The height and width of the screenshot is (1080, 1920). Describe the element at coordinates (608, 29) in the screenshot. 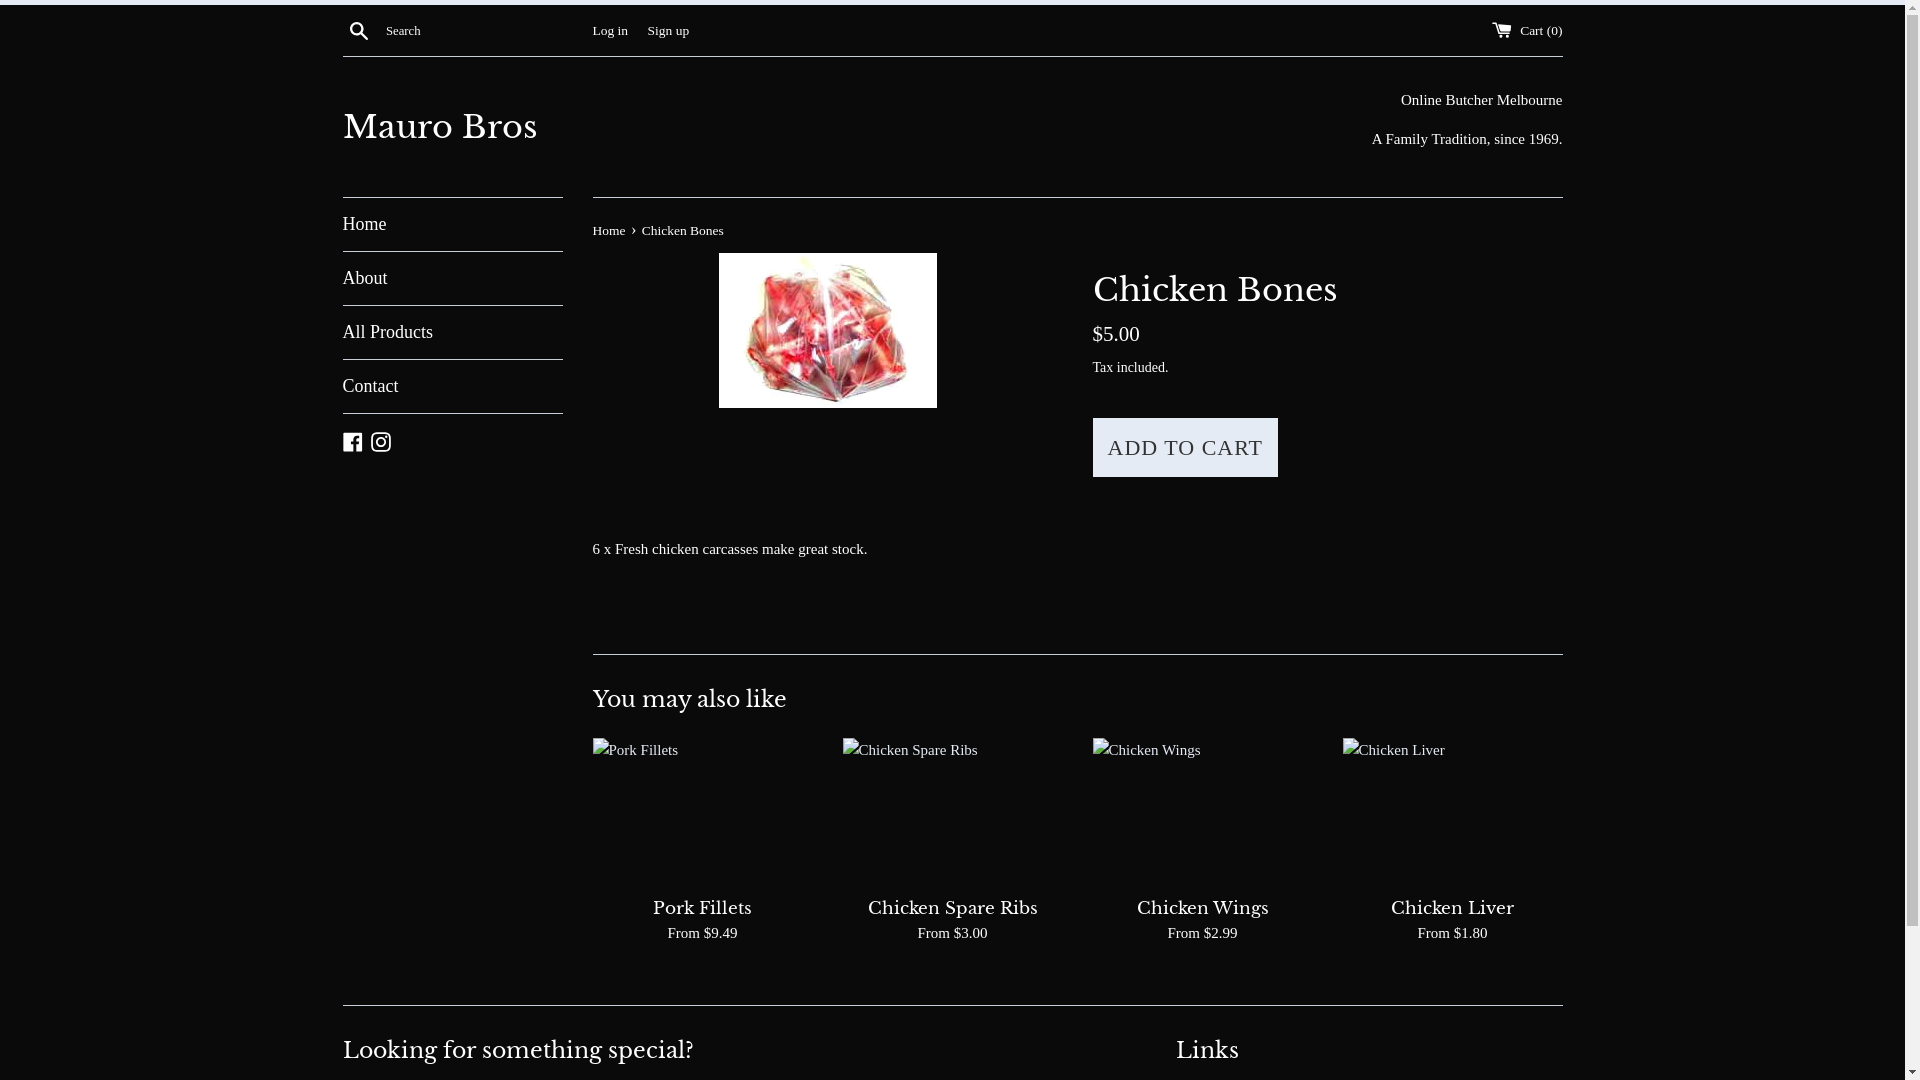

I see `'Log in'` at that location.